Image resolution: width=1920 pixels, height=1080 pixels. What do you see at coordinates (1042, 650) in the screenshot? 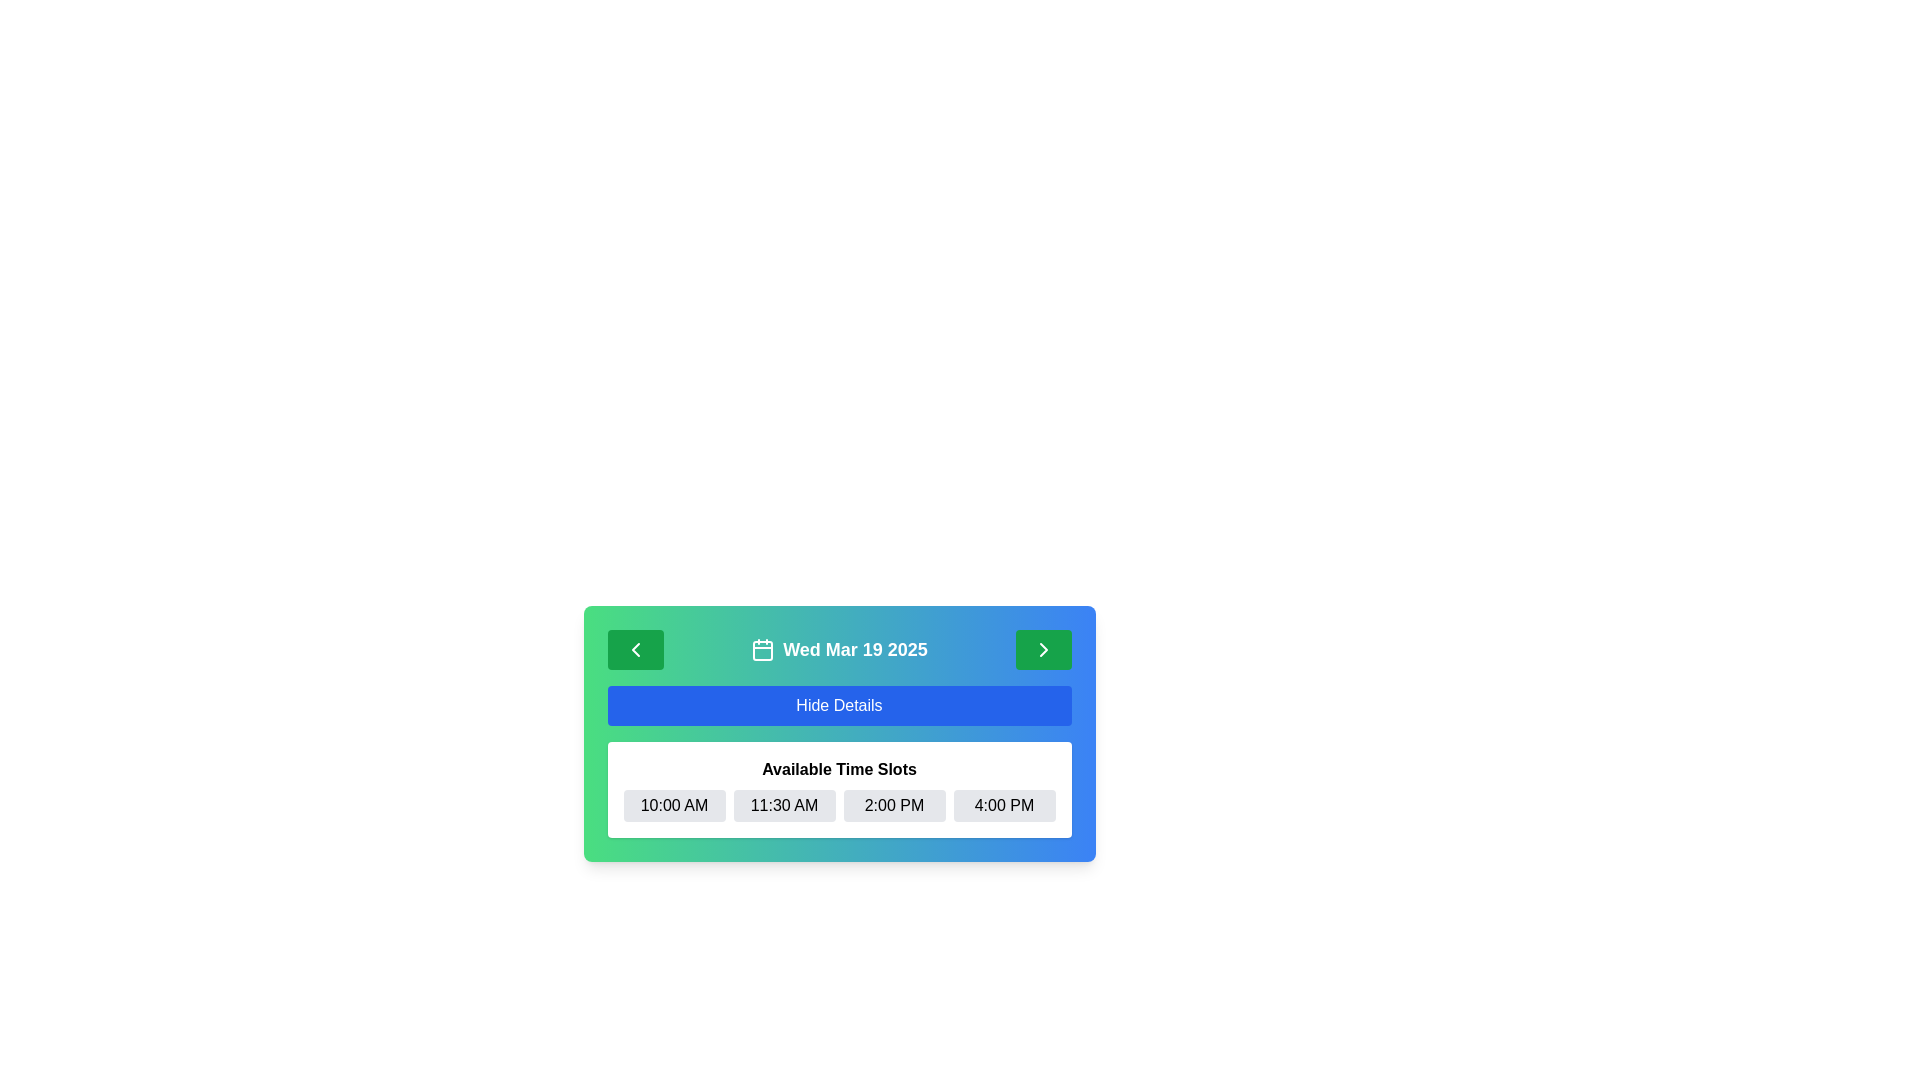
I see `the right-pointing chevron icon, which is white on a green circular background, located prominently to the right of the date display in the top right corner of the calendar widget` at bounding box center [1042, 650].